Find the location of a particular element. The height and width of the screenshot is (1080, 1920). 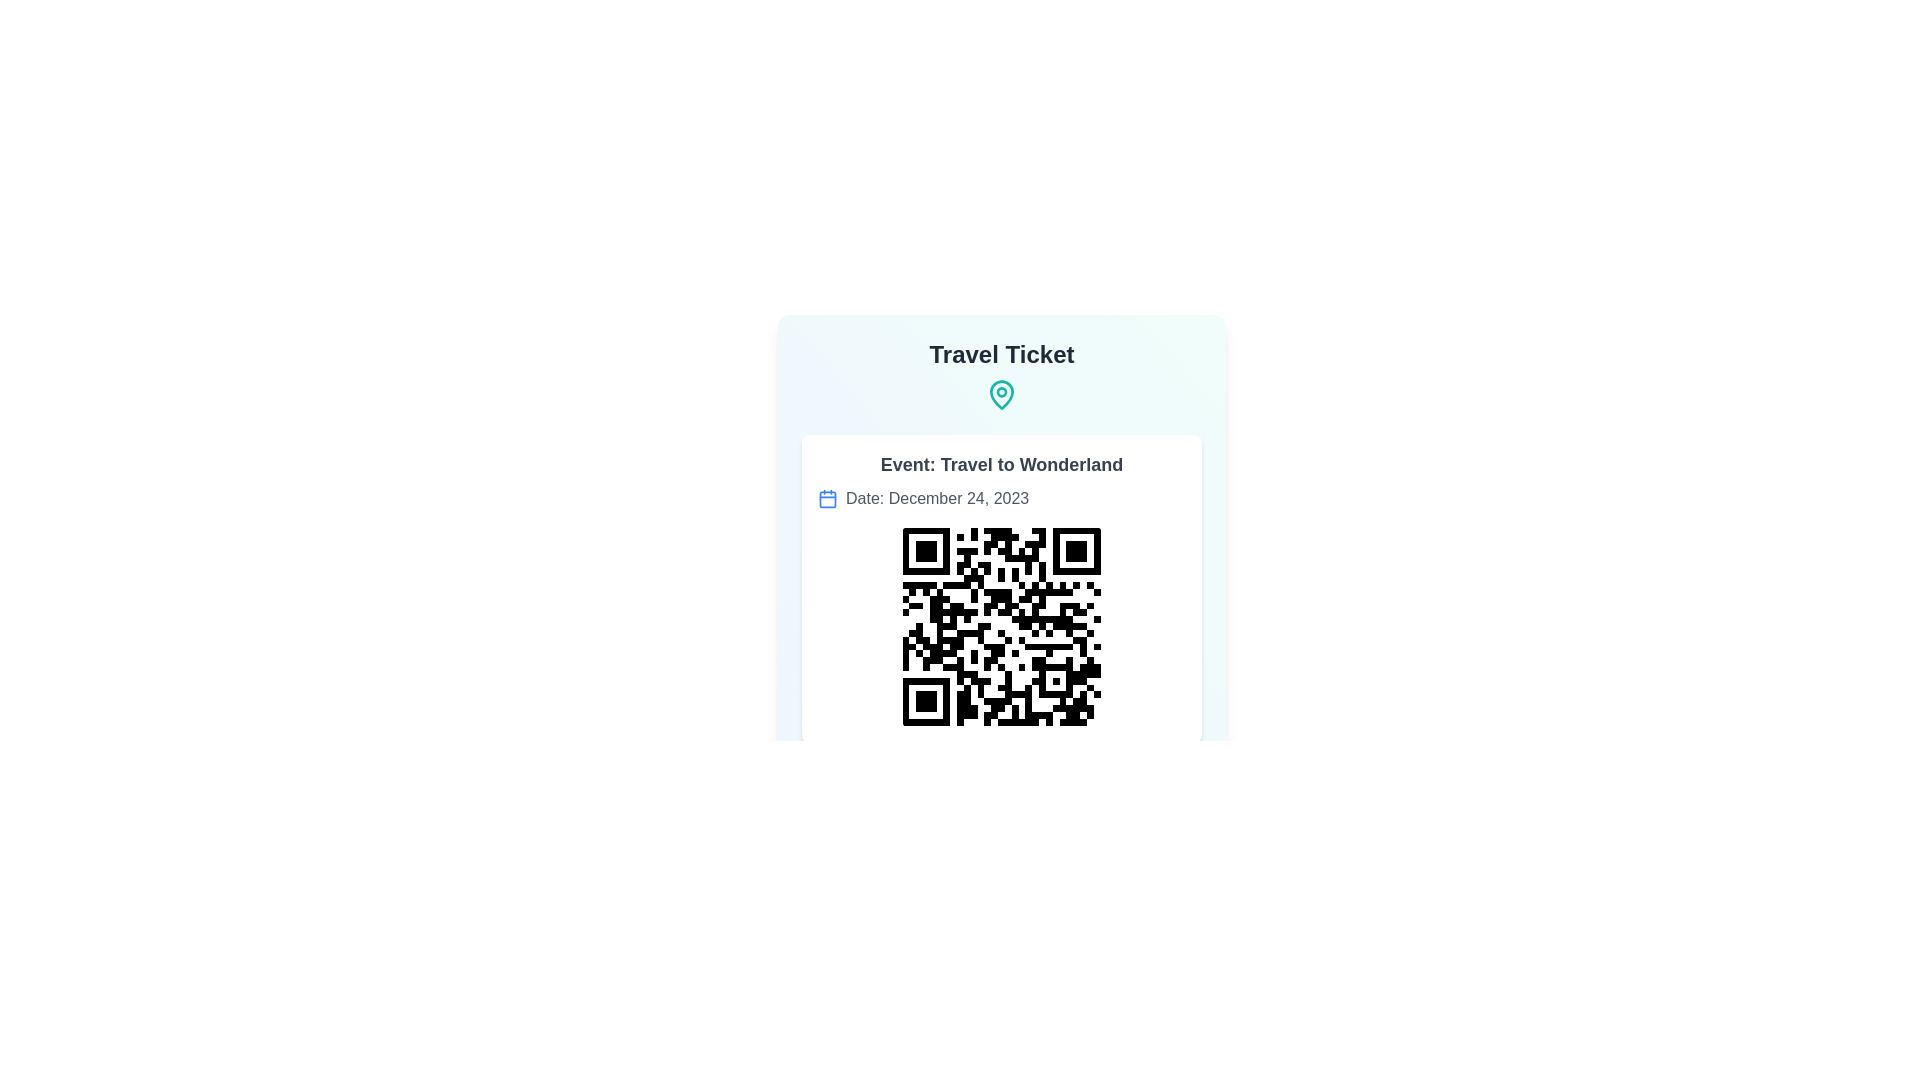

the map-related icon representing travel destinations located under the 'Travel Ticket' title is located at coordinates (1002, 393).